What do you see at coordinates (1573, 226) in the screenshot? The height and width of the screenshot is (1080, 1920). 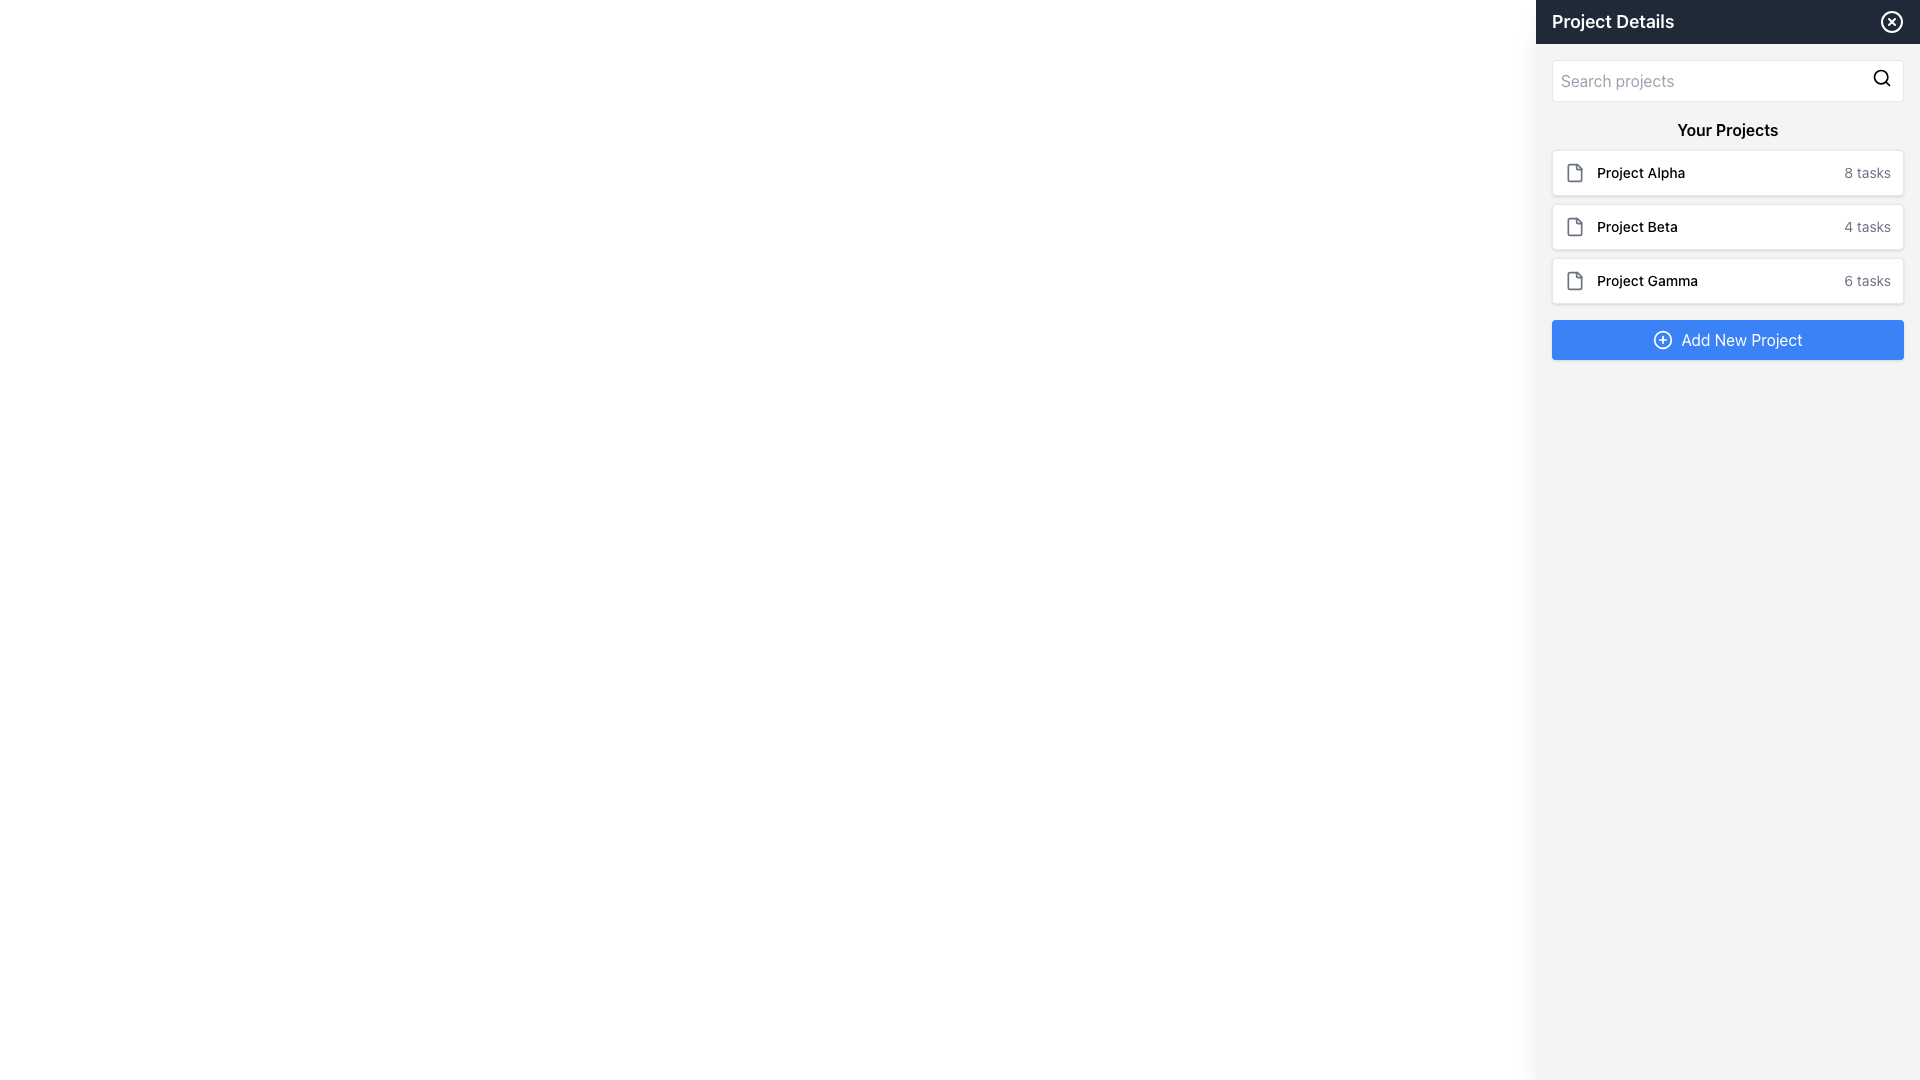 I see `the icon representing 'Project Beta' in the right-side panel labeled 'Project Details', which is the second entry in the project list` at bounding box center [1573, 226].